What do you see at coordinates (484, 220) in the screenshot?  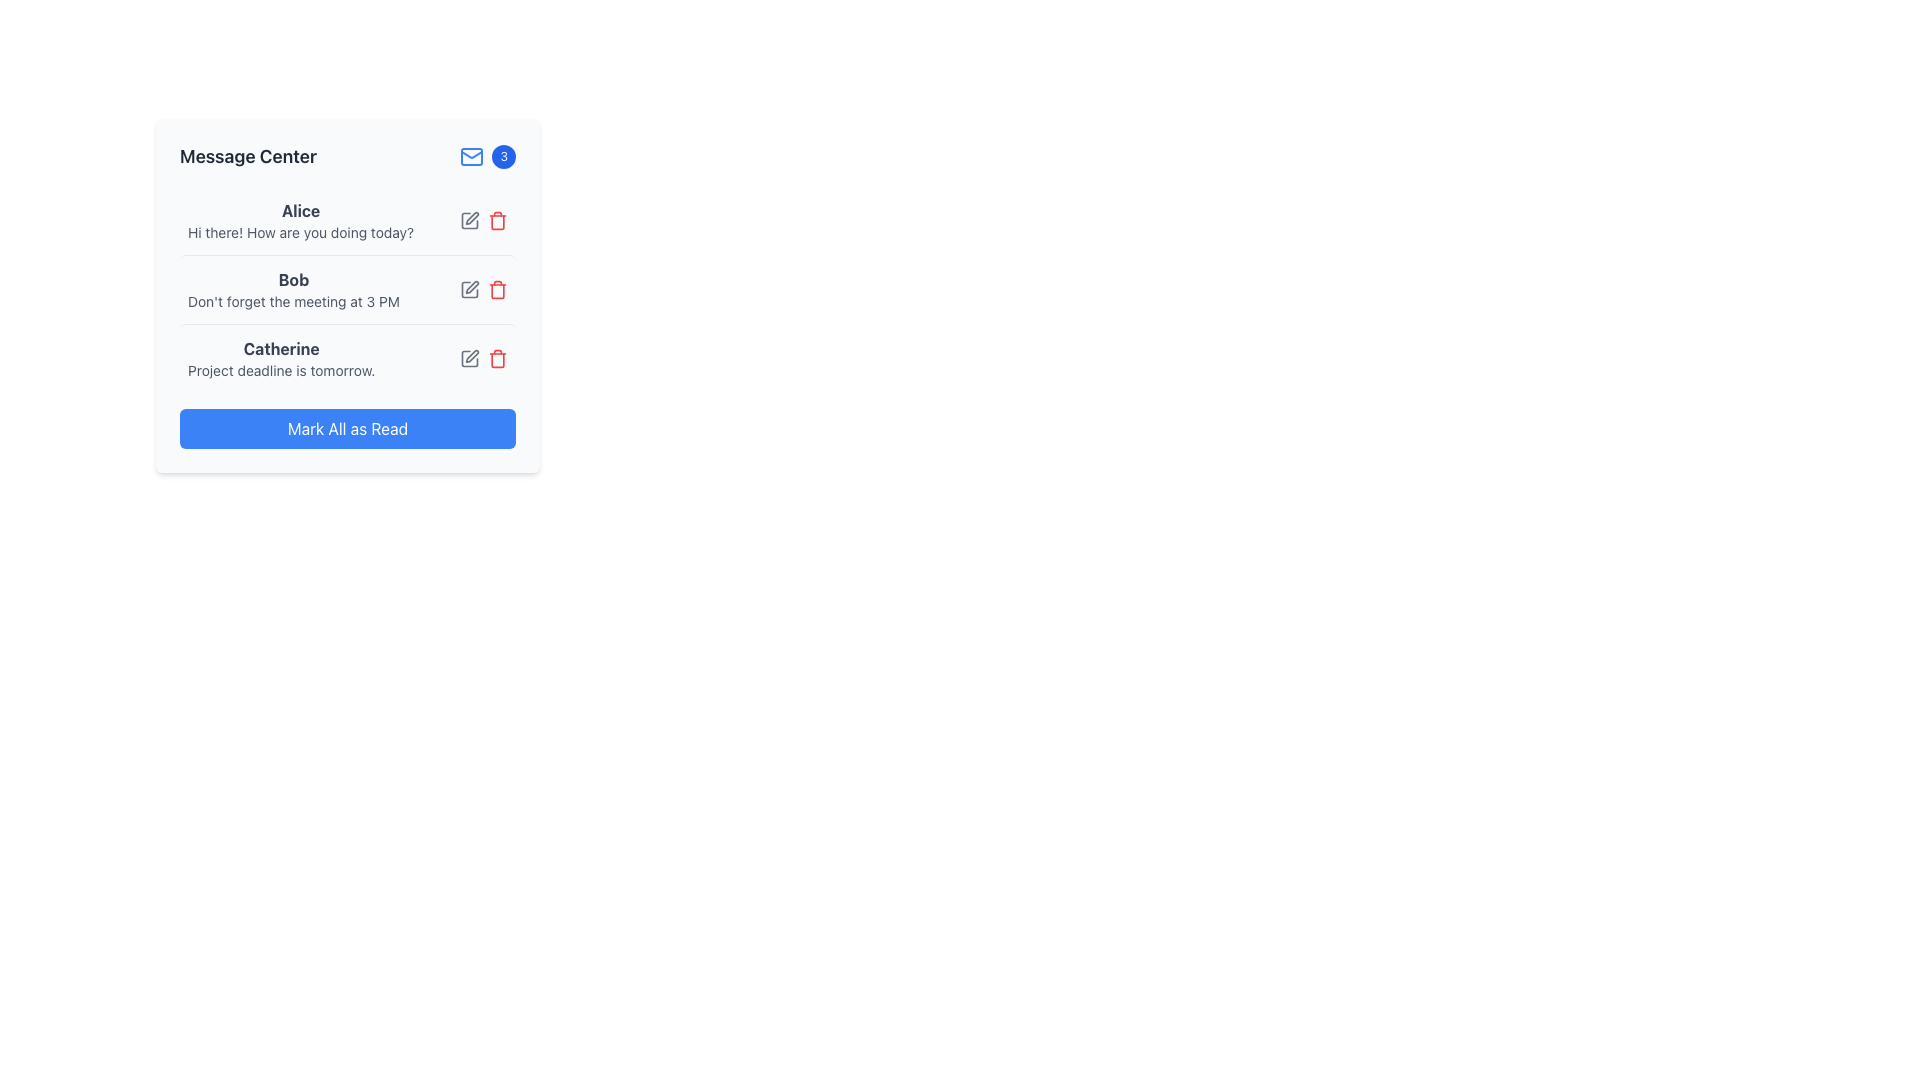 I see `the trash bin icon on the right side of the edit and delete icon set` at bounding box center [484, 220].